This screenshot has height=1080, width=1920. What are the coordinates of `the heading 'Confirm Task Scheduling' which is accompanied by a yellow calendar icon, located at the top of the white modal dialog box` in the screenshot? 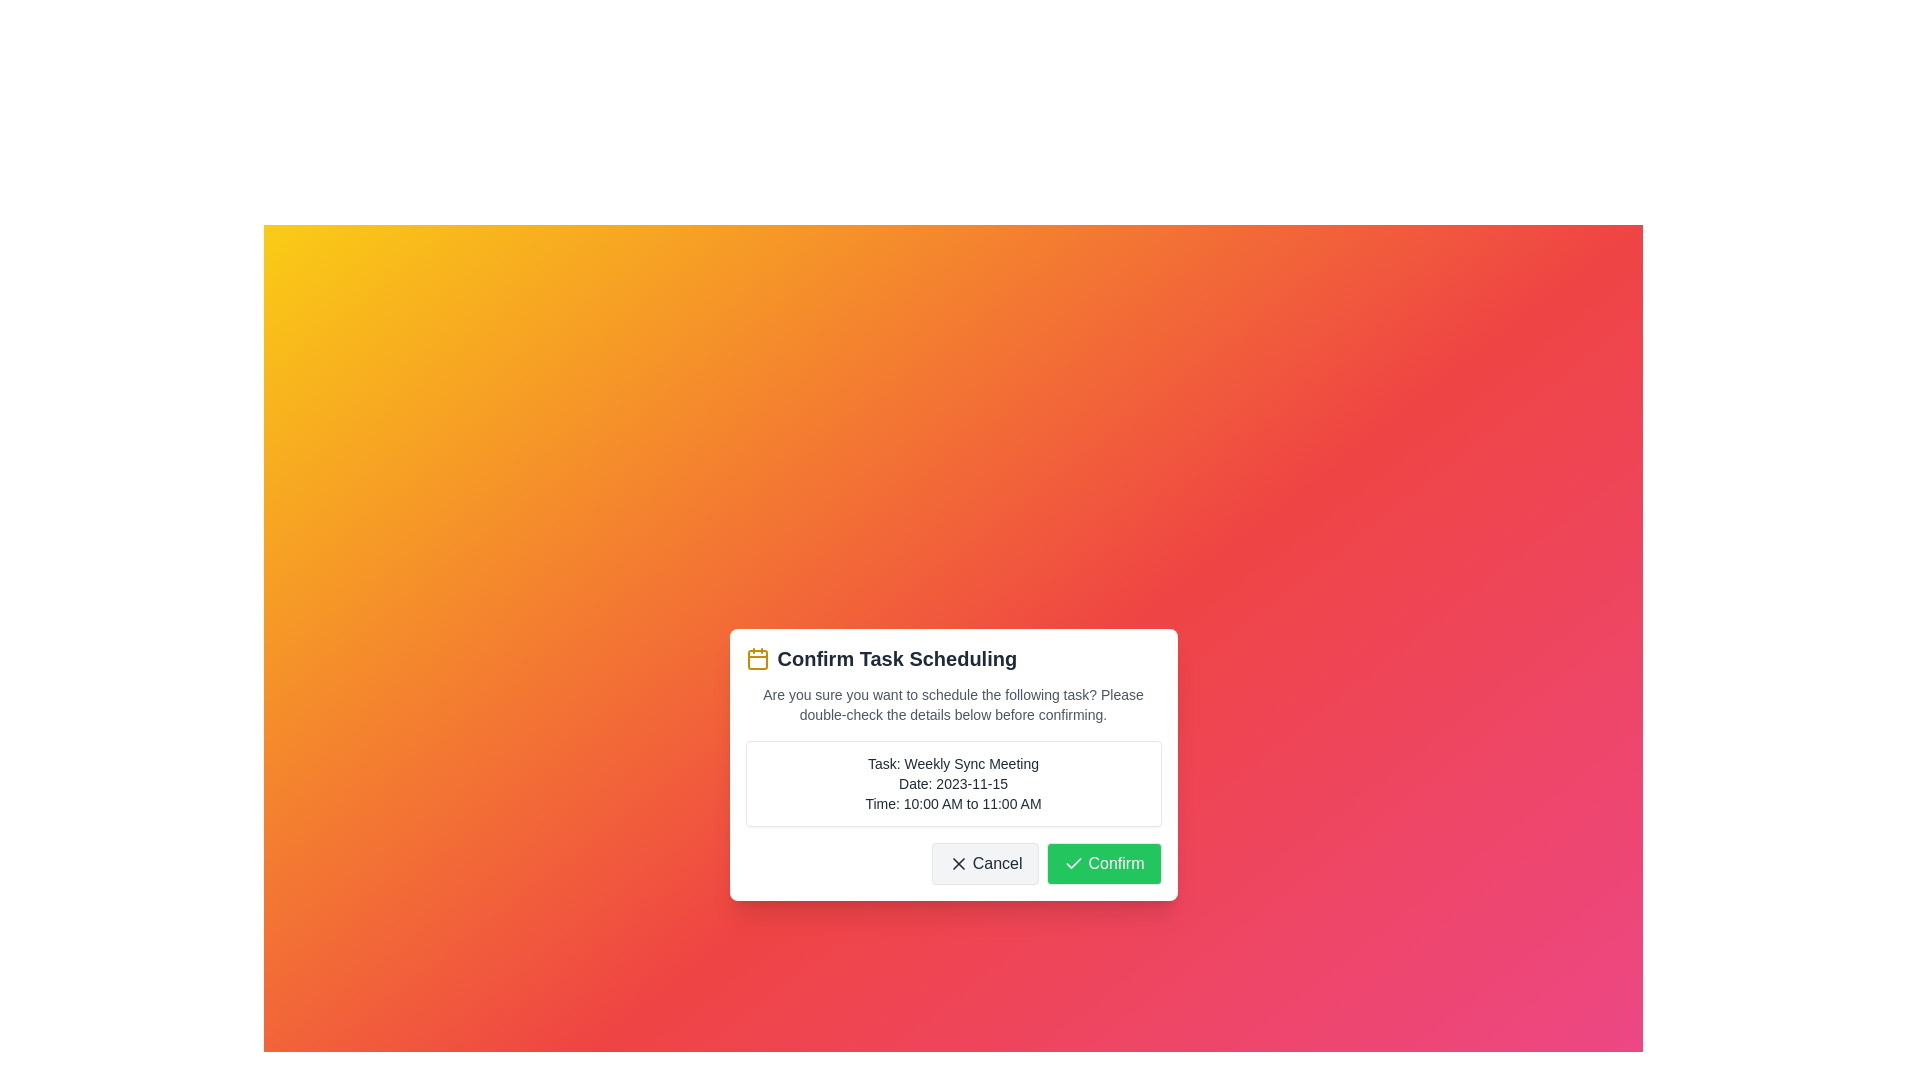 It's located at (952, 659).